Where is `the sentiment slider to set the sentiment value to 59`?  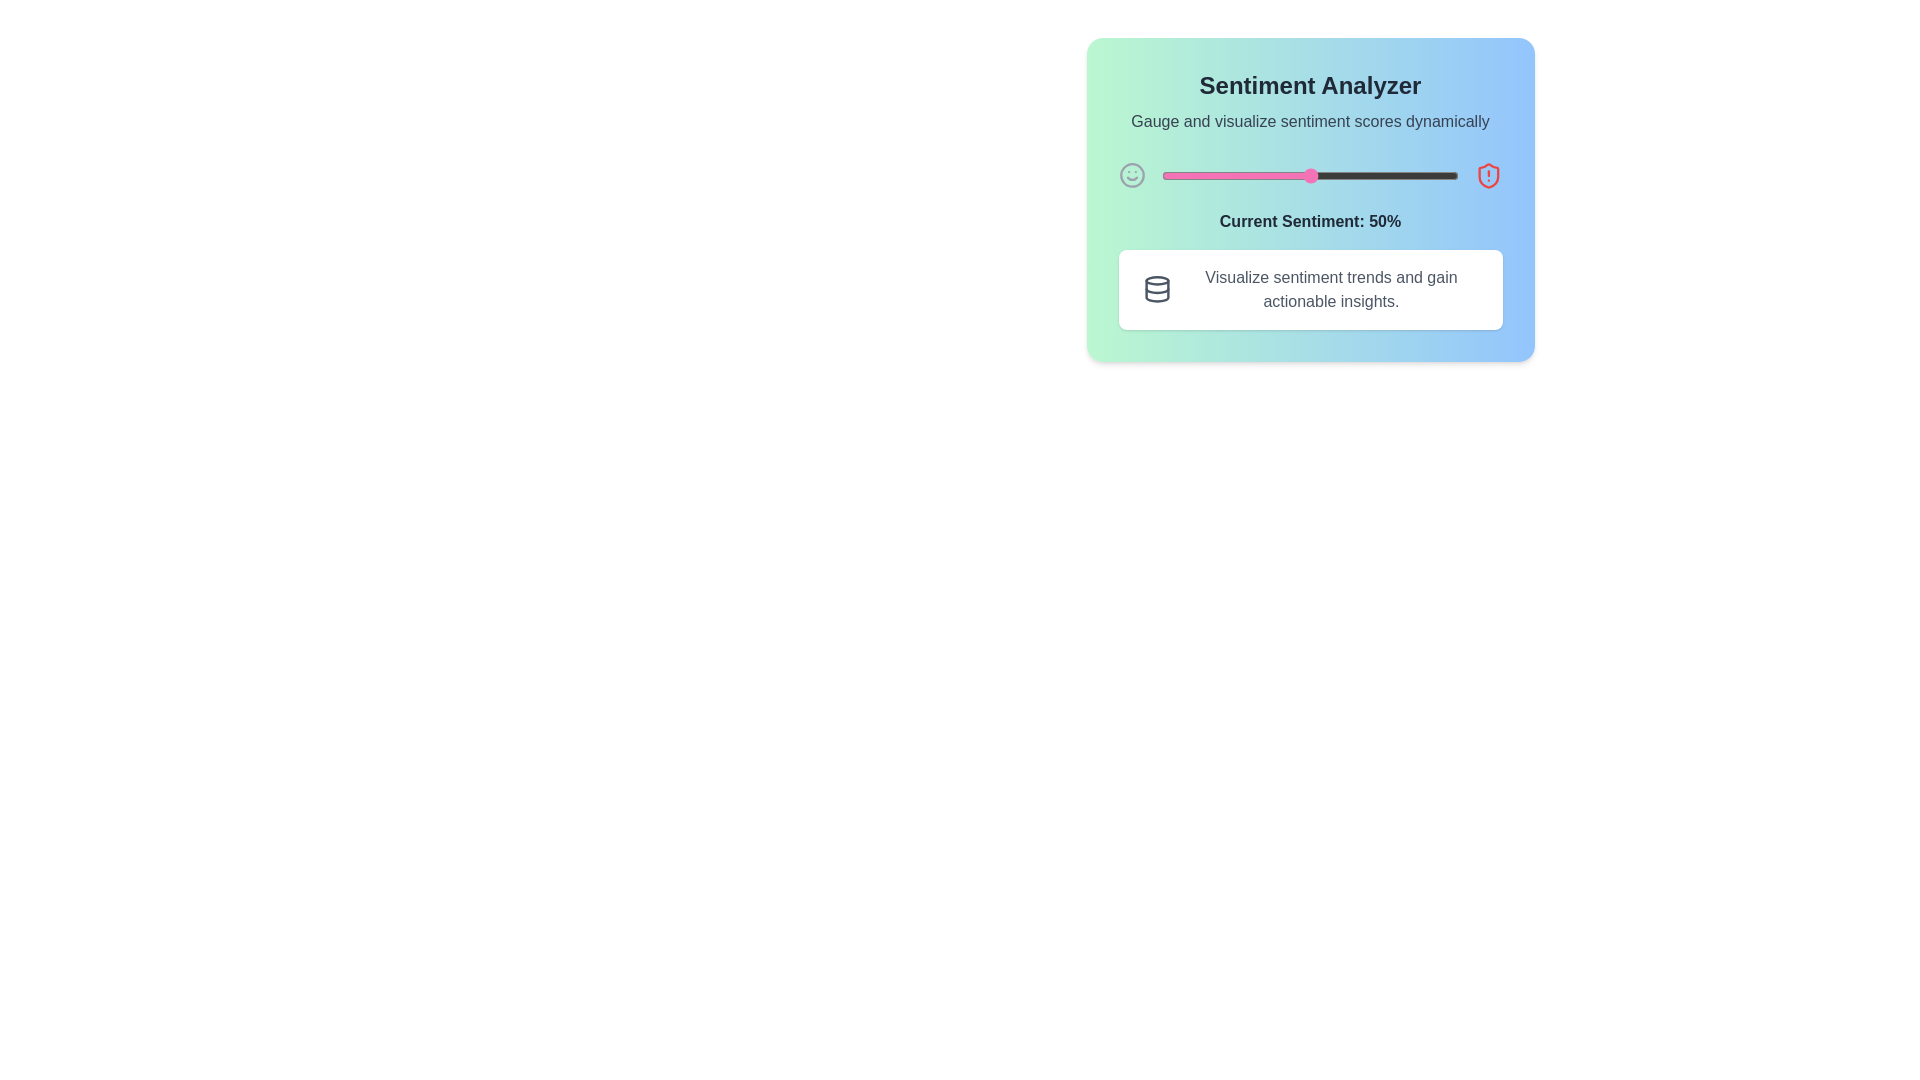 the sentiment slider to set the sentiment value to 59 is located at coordinates (1337, 175).